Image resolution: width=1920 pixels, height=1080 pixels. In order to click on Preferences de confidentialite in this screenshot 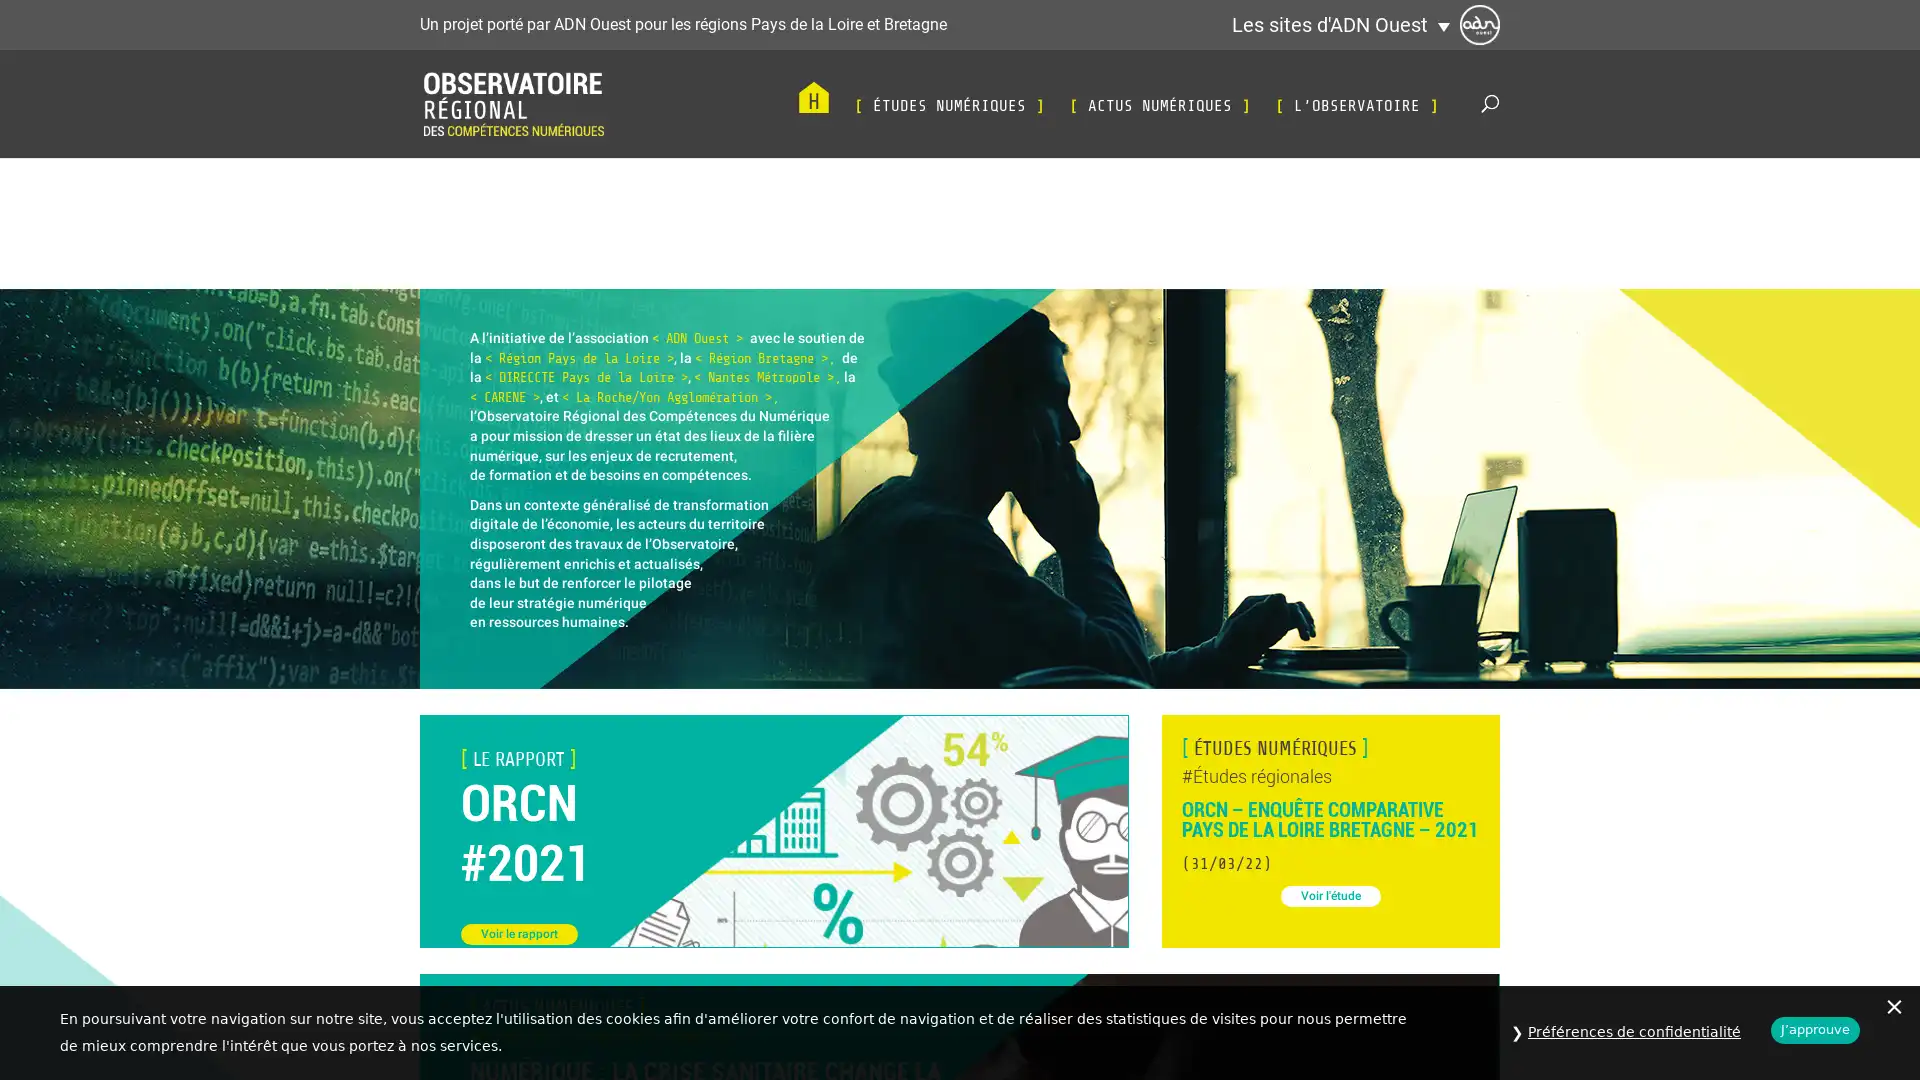, I will do `click(1634, 1032)`.